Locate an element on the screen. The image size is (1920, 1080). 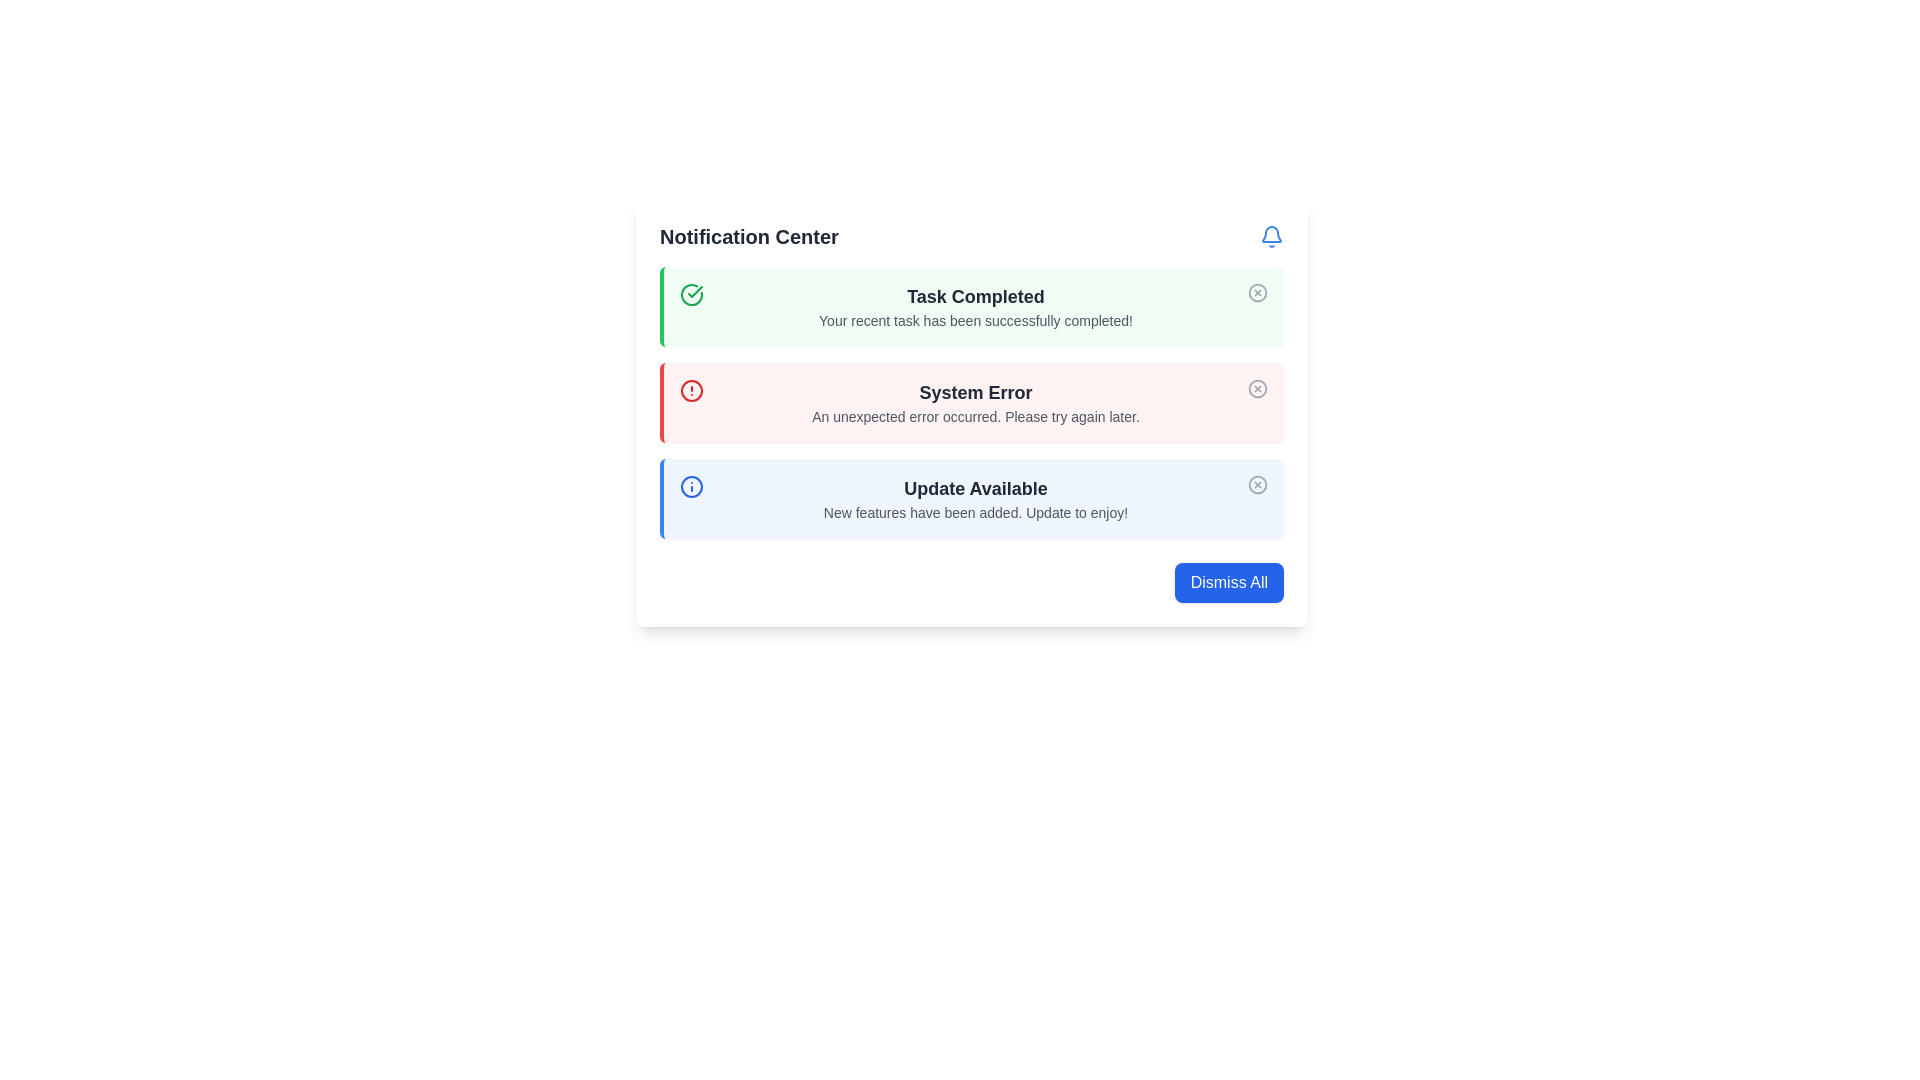
displayed information from the Notification box indicating an error, which is positioned second in the stacked list of notifications is located at coordinates (971, 402).